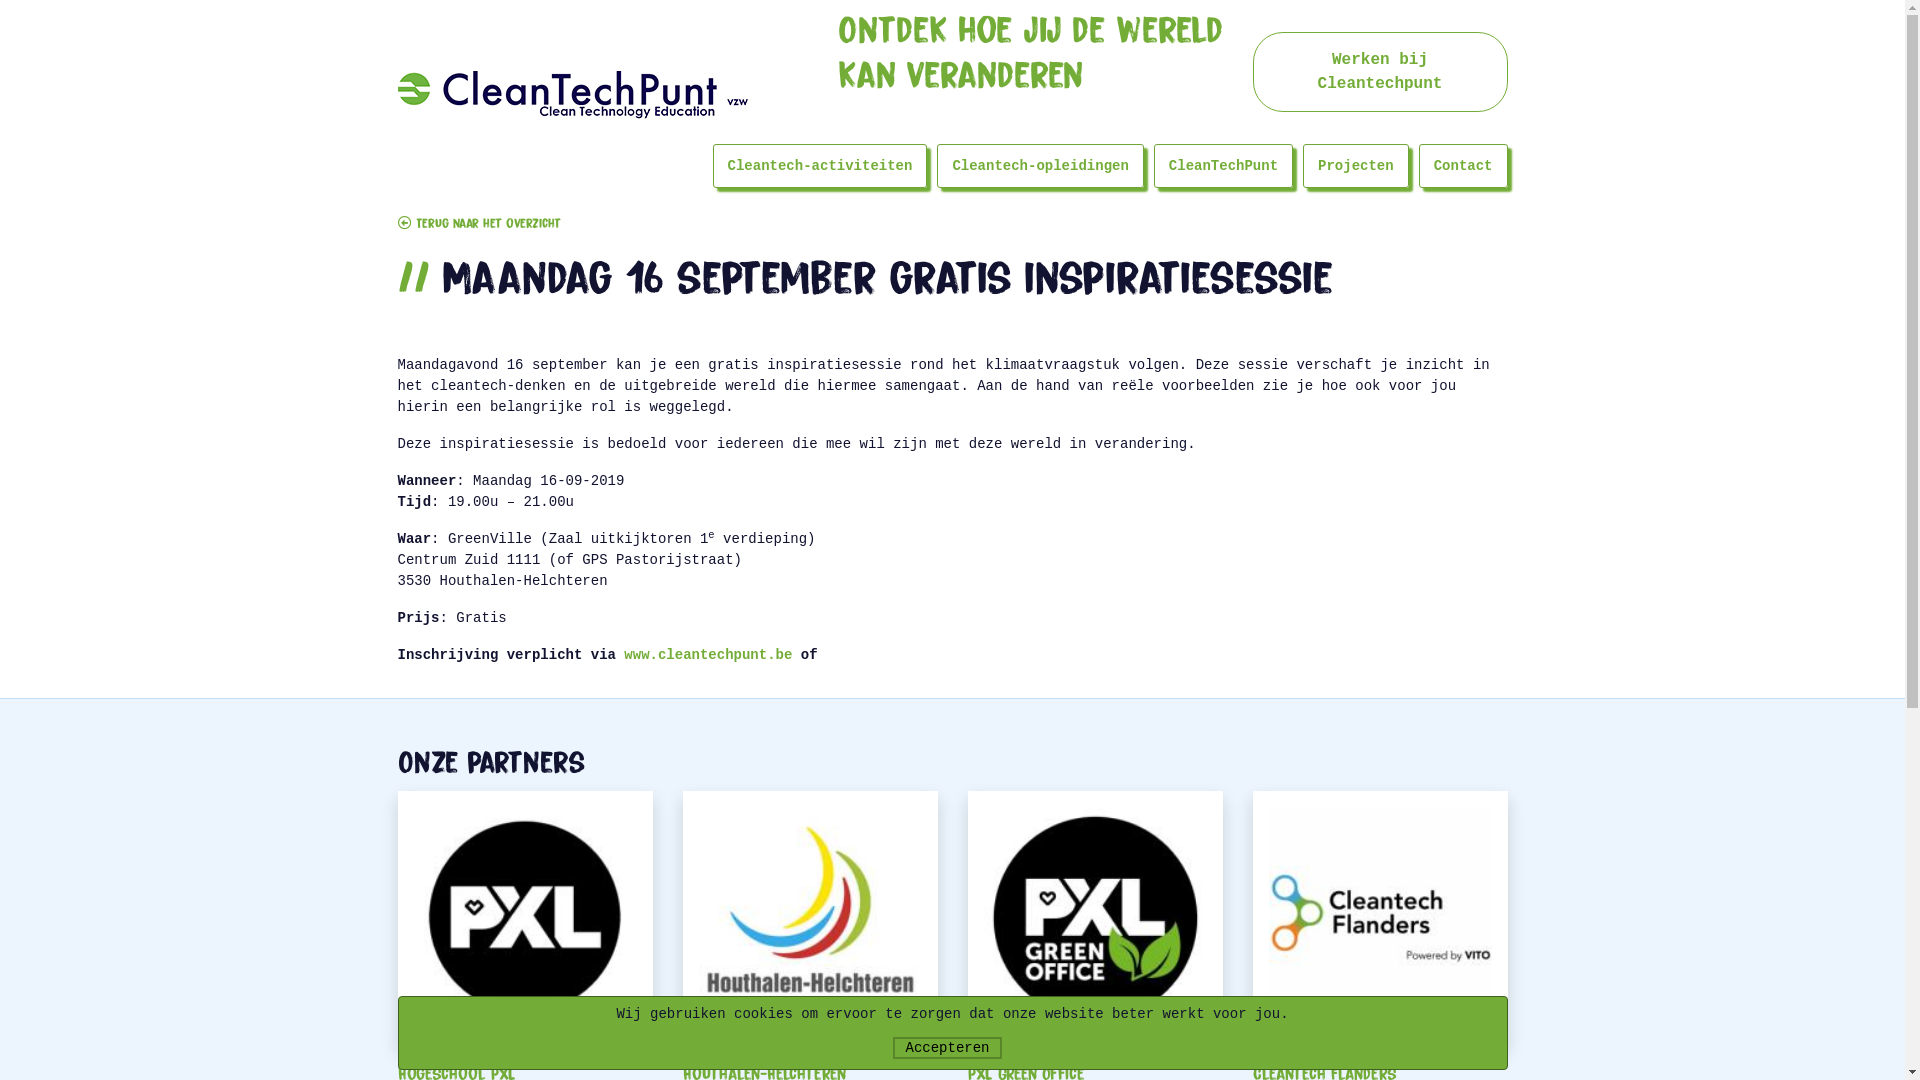  What do you see at coordinates (820, 164) in the screenshot?
I see `'Cleantech-activiteiten'` at bounding box center [820, 164].